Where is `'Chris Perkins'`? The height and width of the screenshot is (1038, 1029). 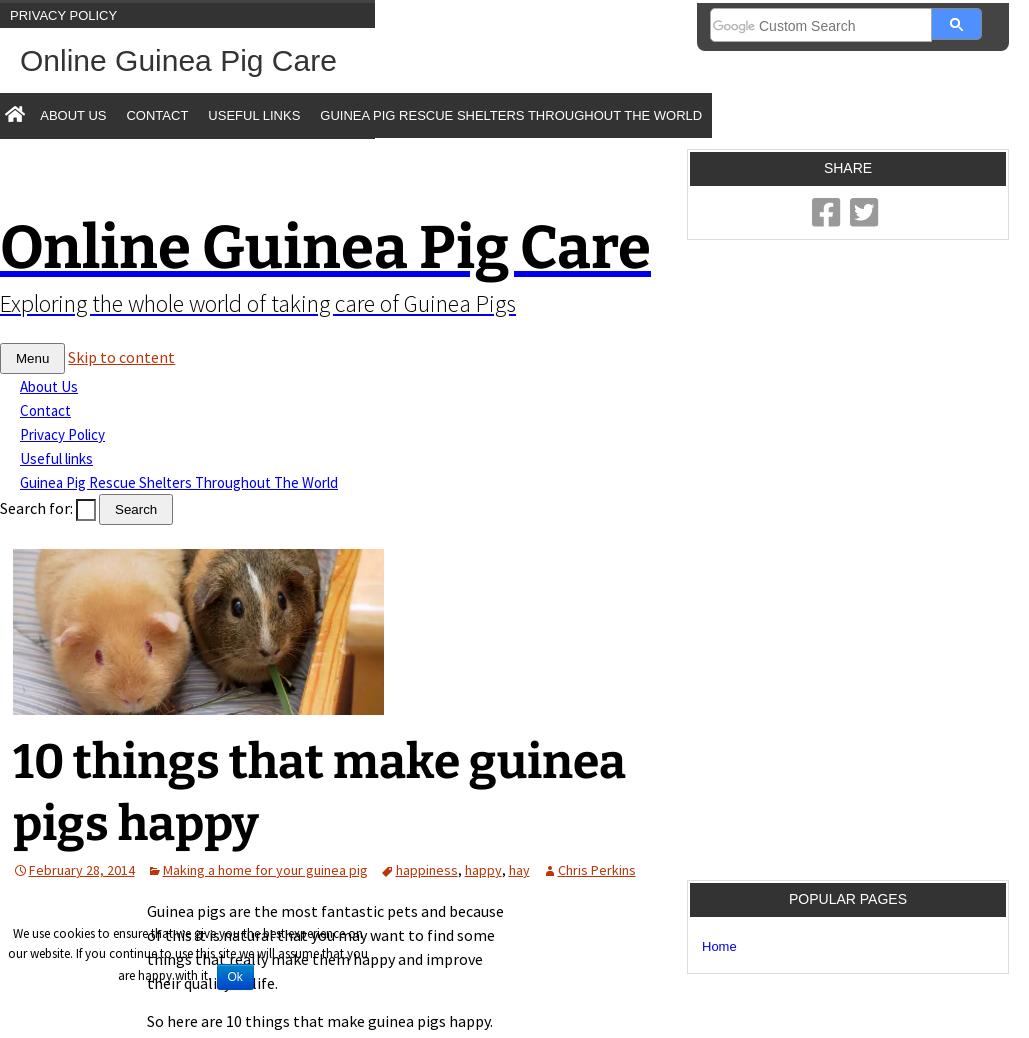 'Chris Perkins' is located at coordinates (555, 869).